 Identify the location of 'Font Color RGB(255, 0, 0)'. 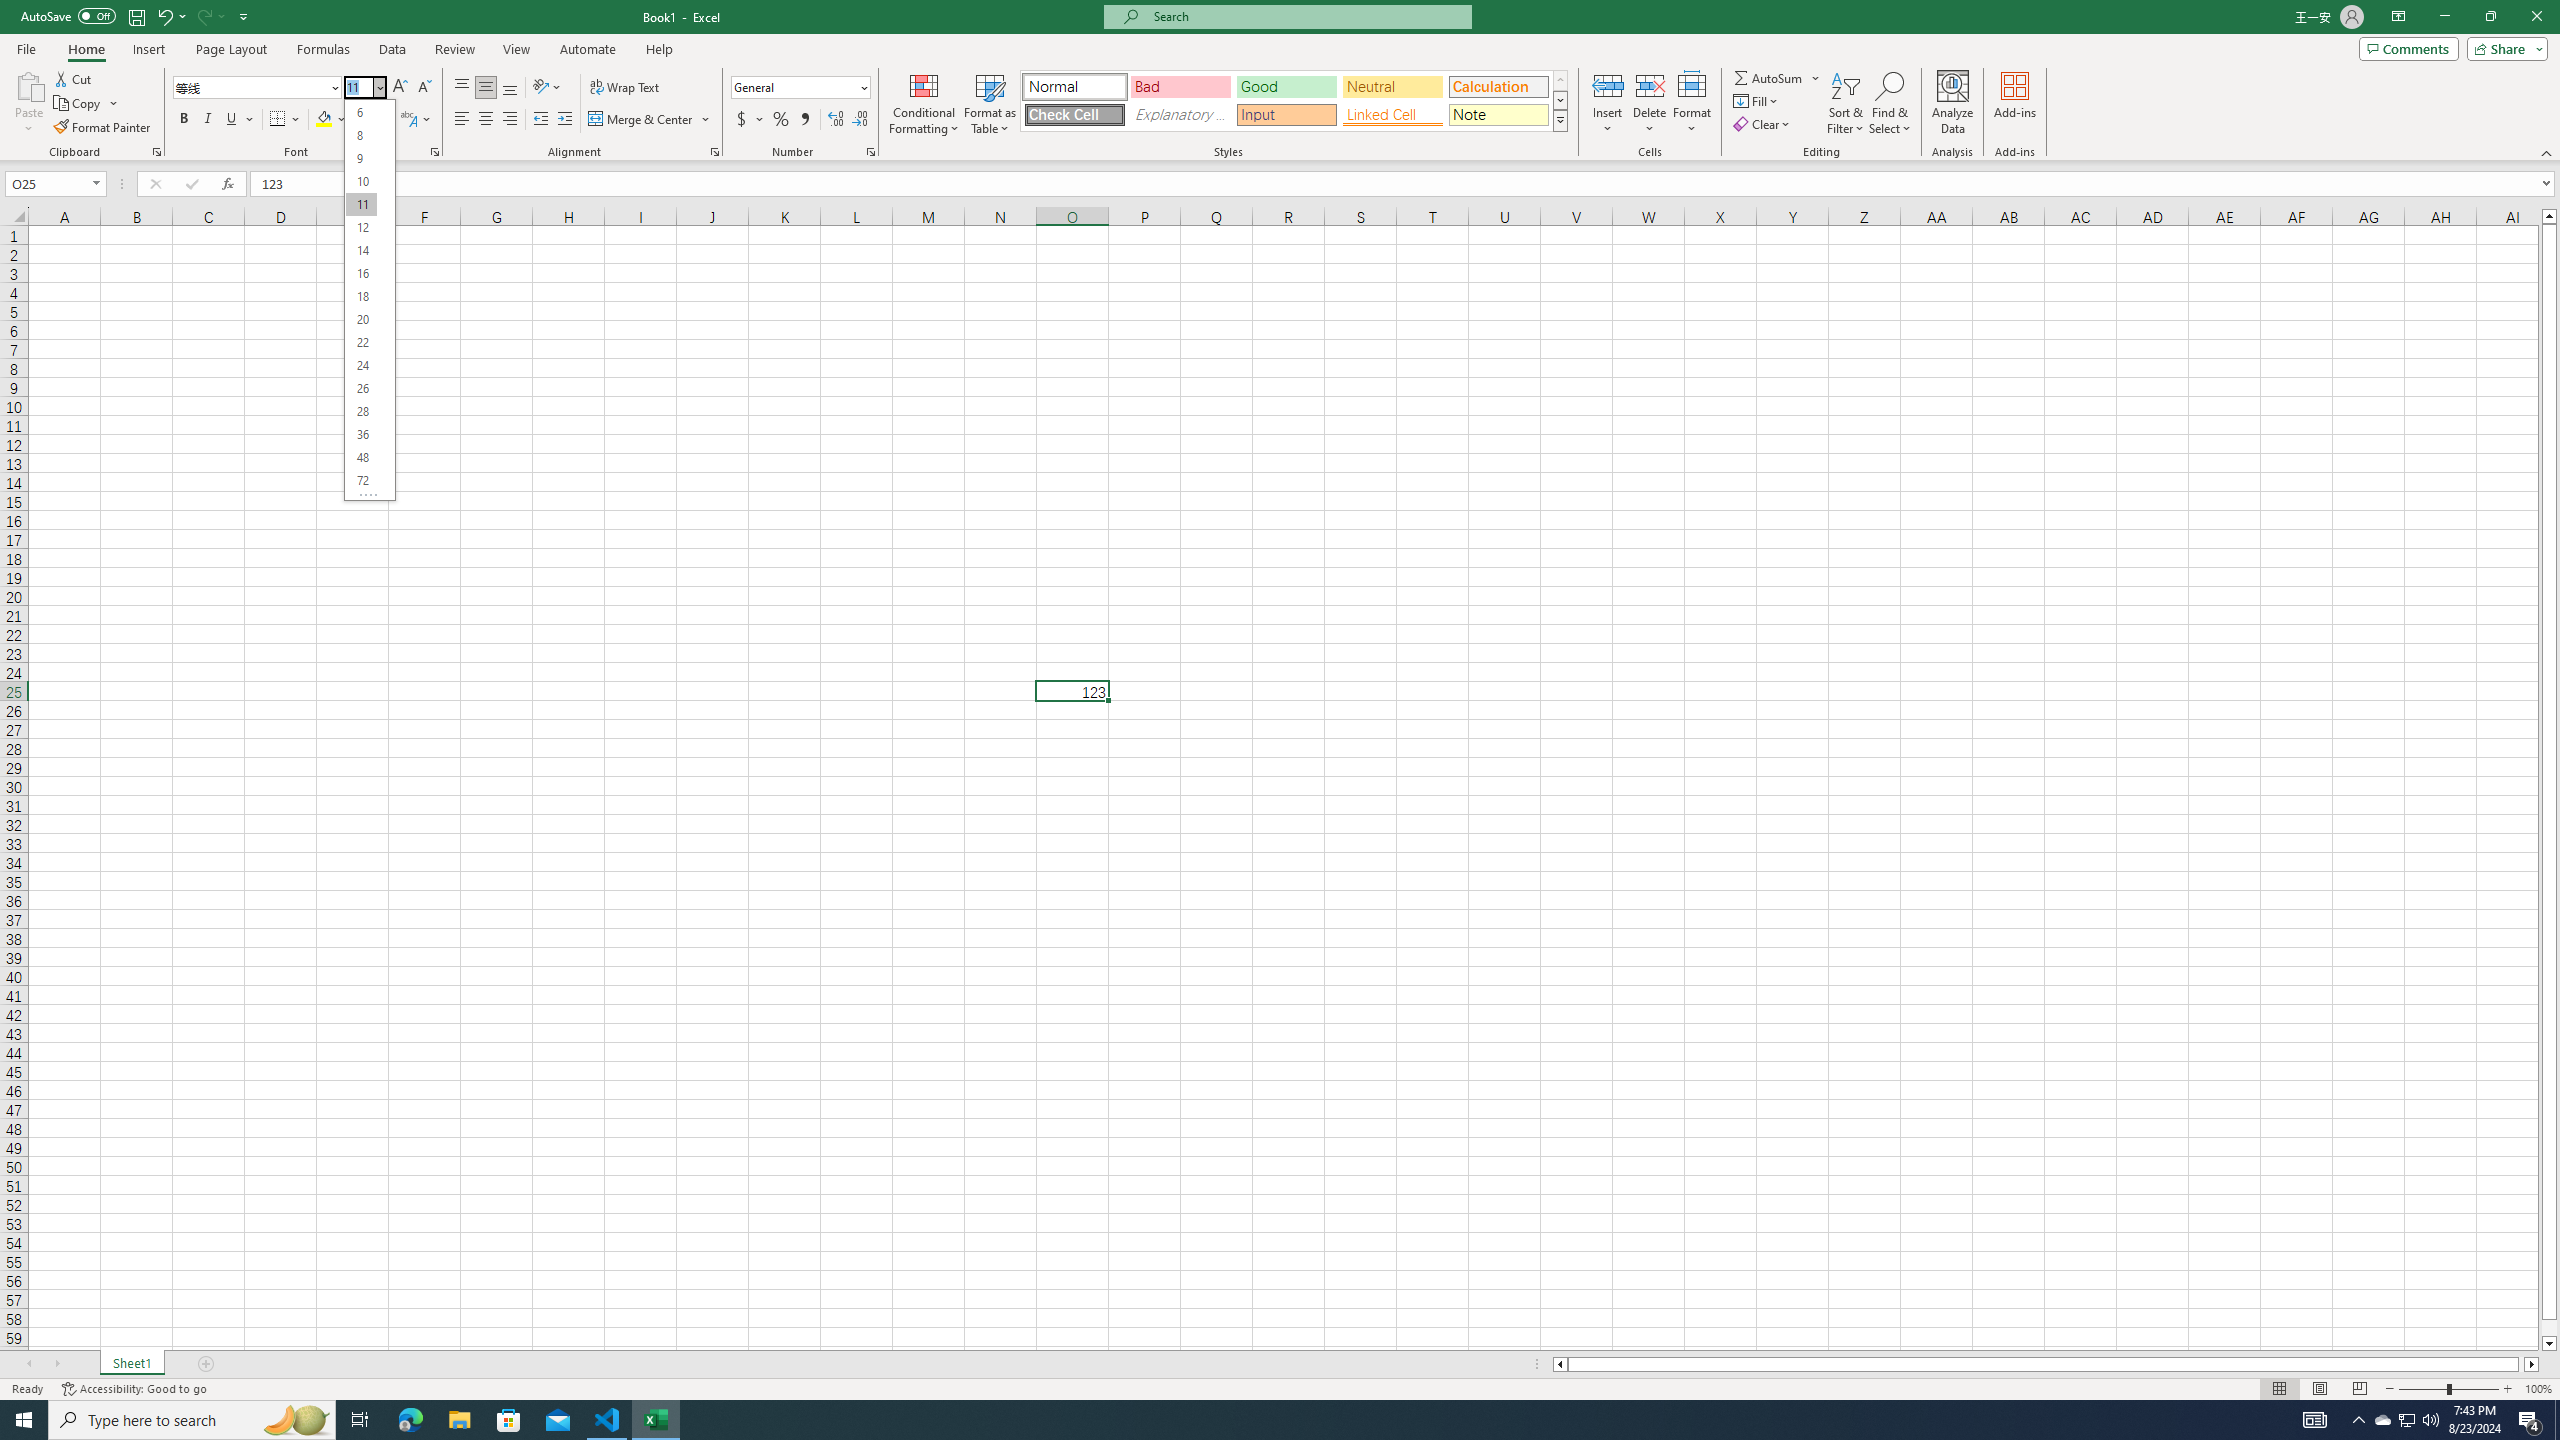
(362, 118).